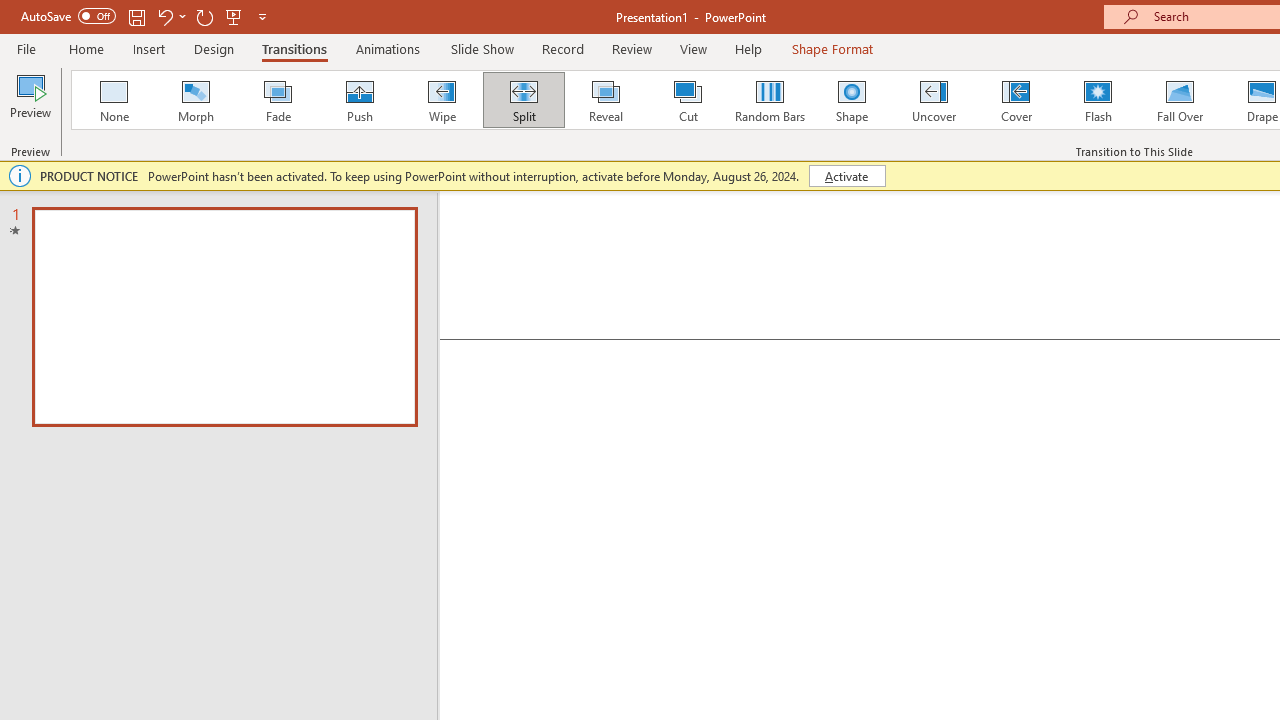 The image size is (1280, 720). What do you see at coordinates (847, 175) in the screenshot?
I see `'Activate'` at bounding box center [847, 175].